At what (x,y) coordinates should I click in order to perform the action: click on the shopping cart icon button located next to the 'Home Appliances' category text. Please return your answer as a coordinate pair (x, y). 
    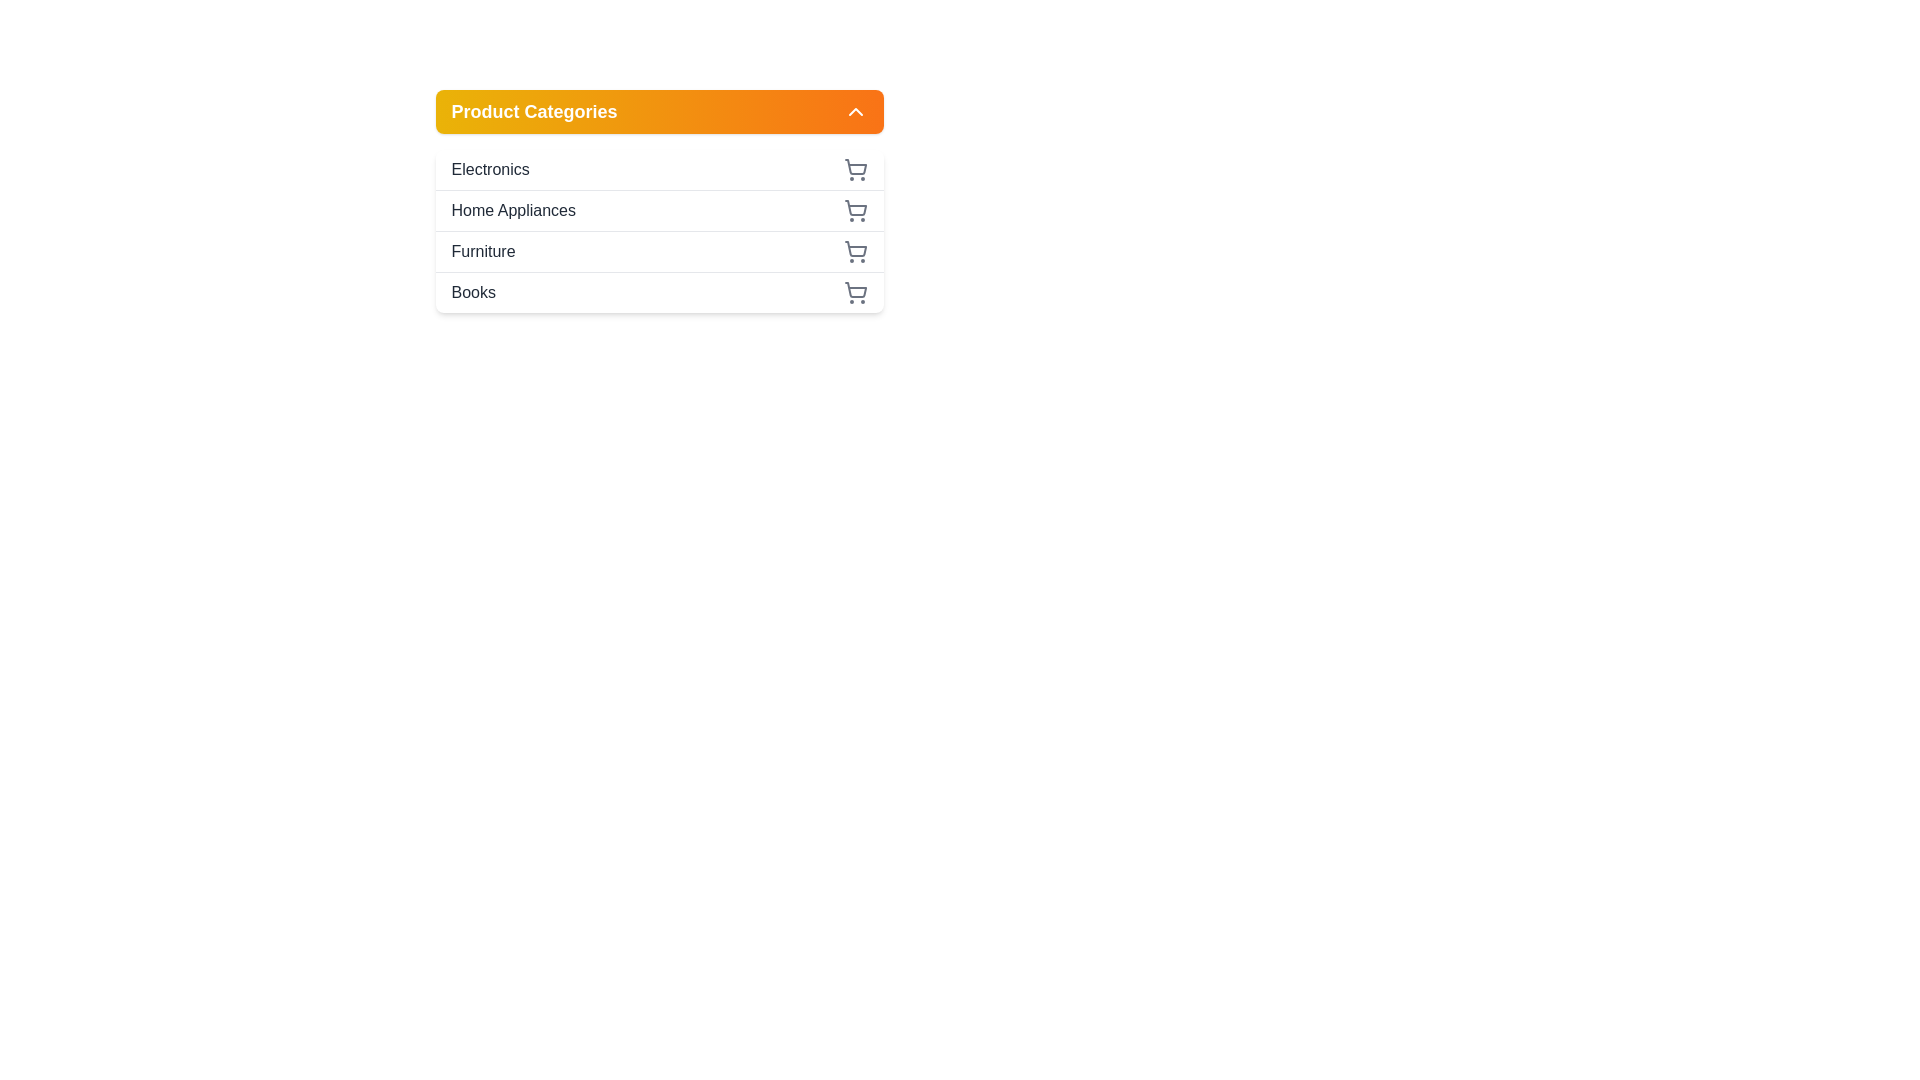
    Looking at the image, I should click on (855, 208).